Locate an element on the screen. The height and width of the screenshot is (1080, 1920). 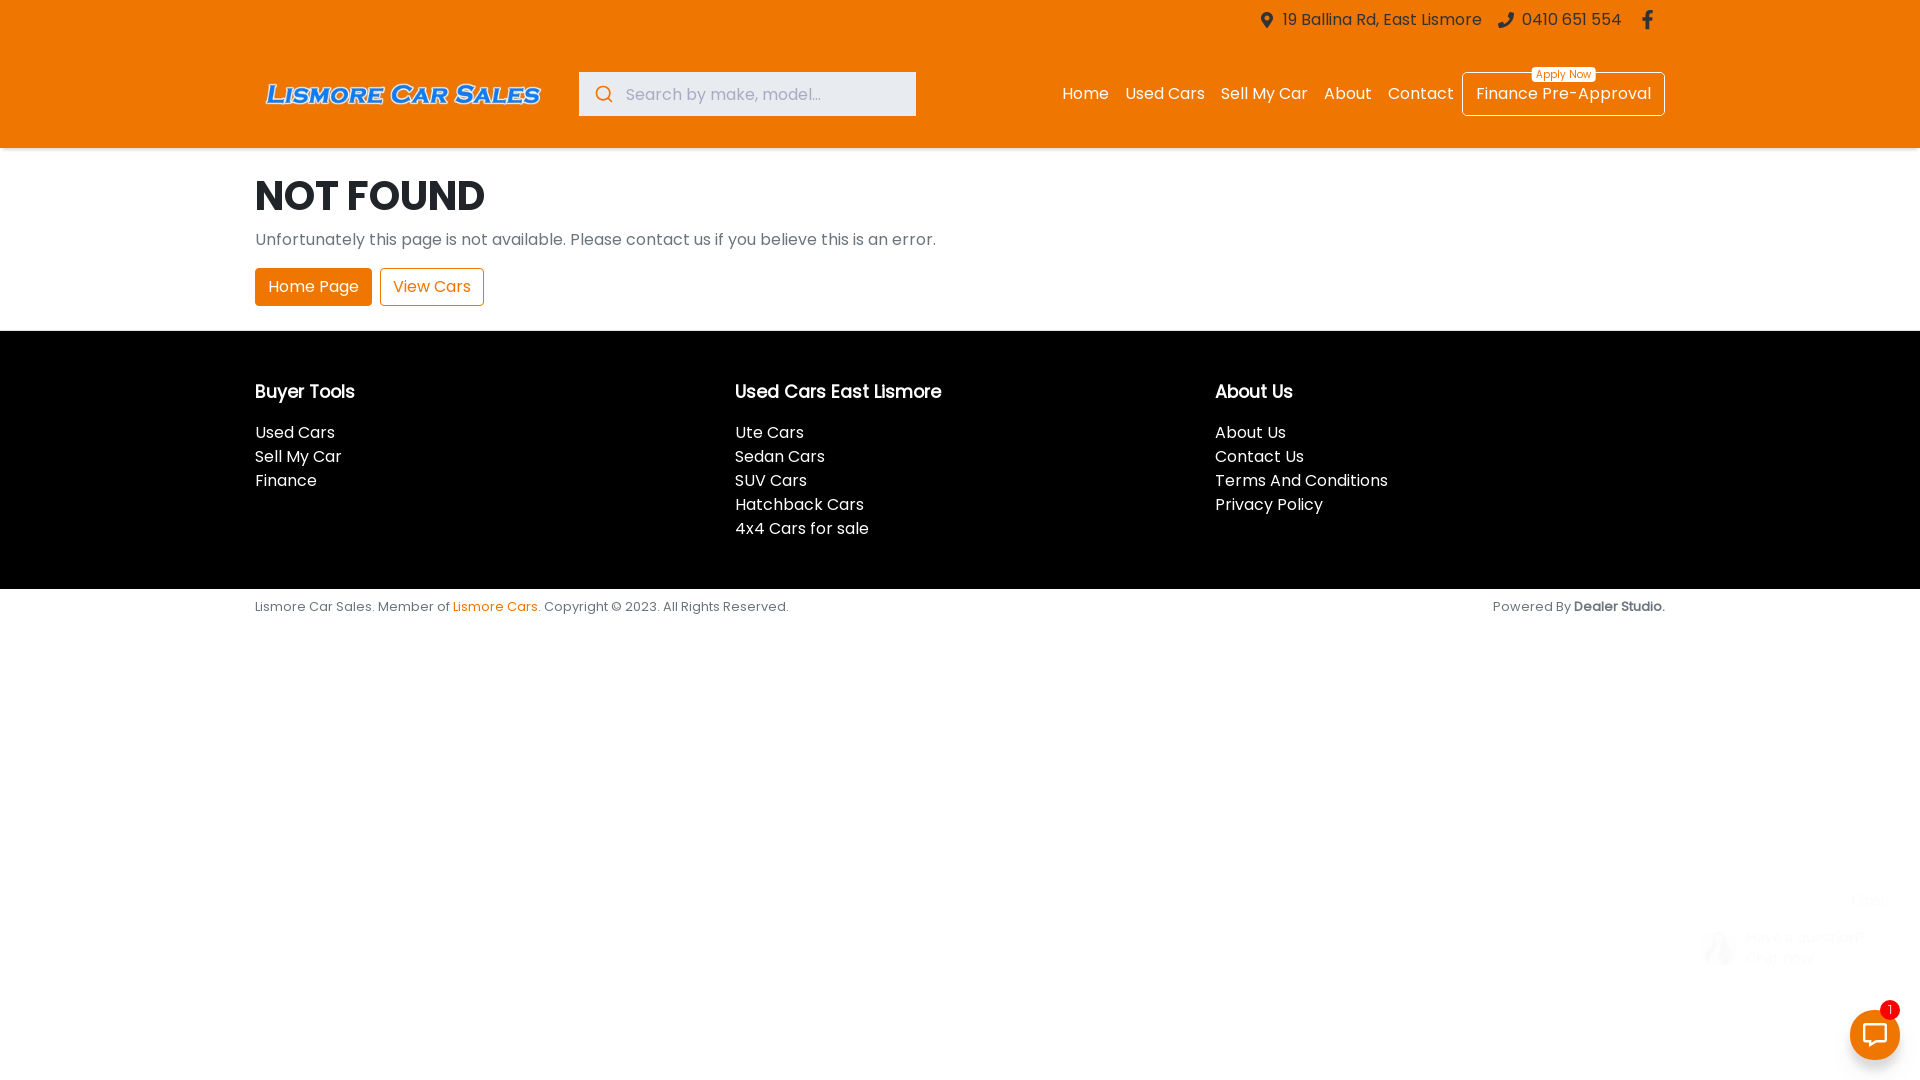
'4x4 Cars for sale' is located at coordinates (801, 527).